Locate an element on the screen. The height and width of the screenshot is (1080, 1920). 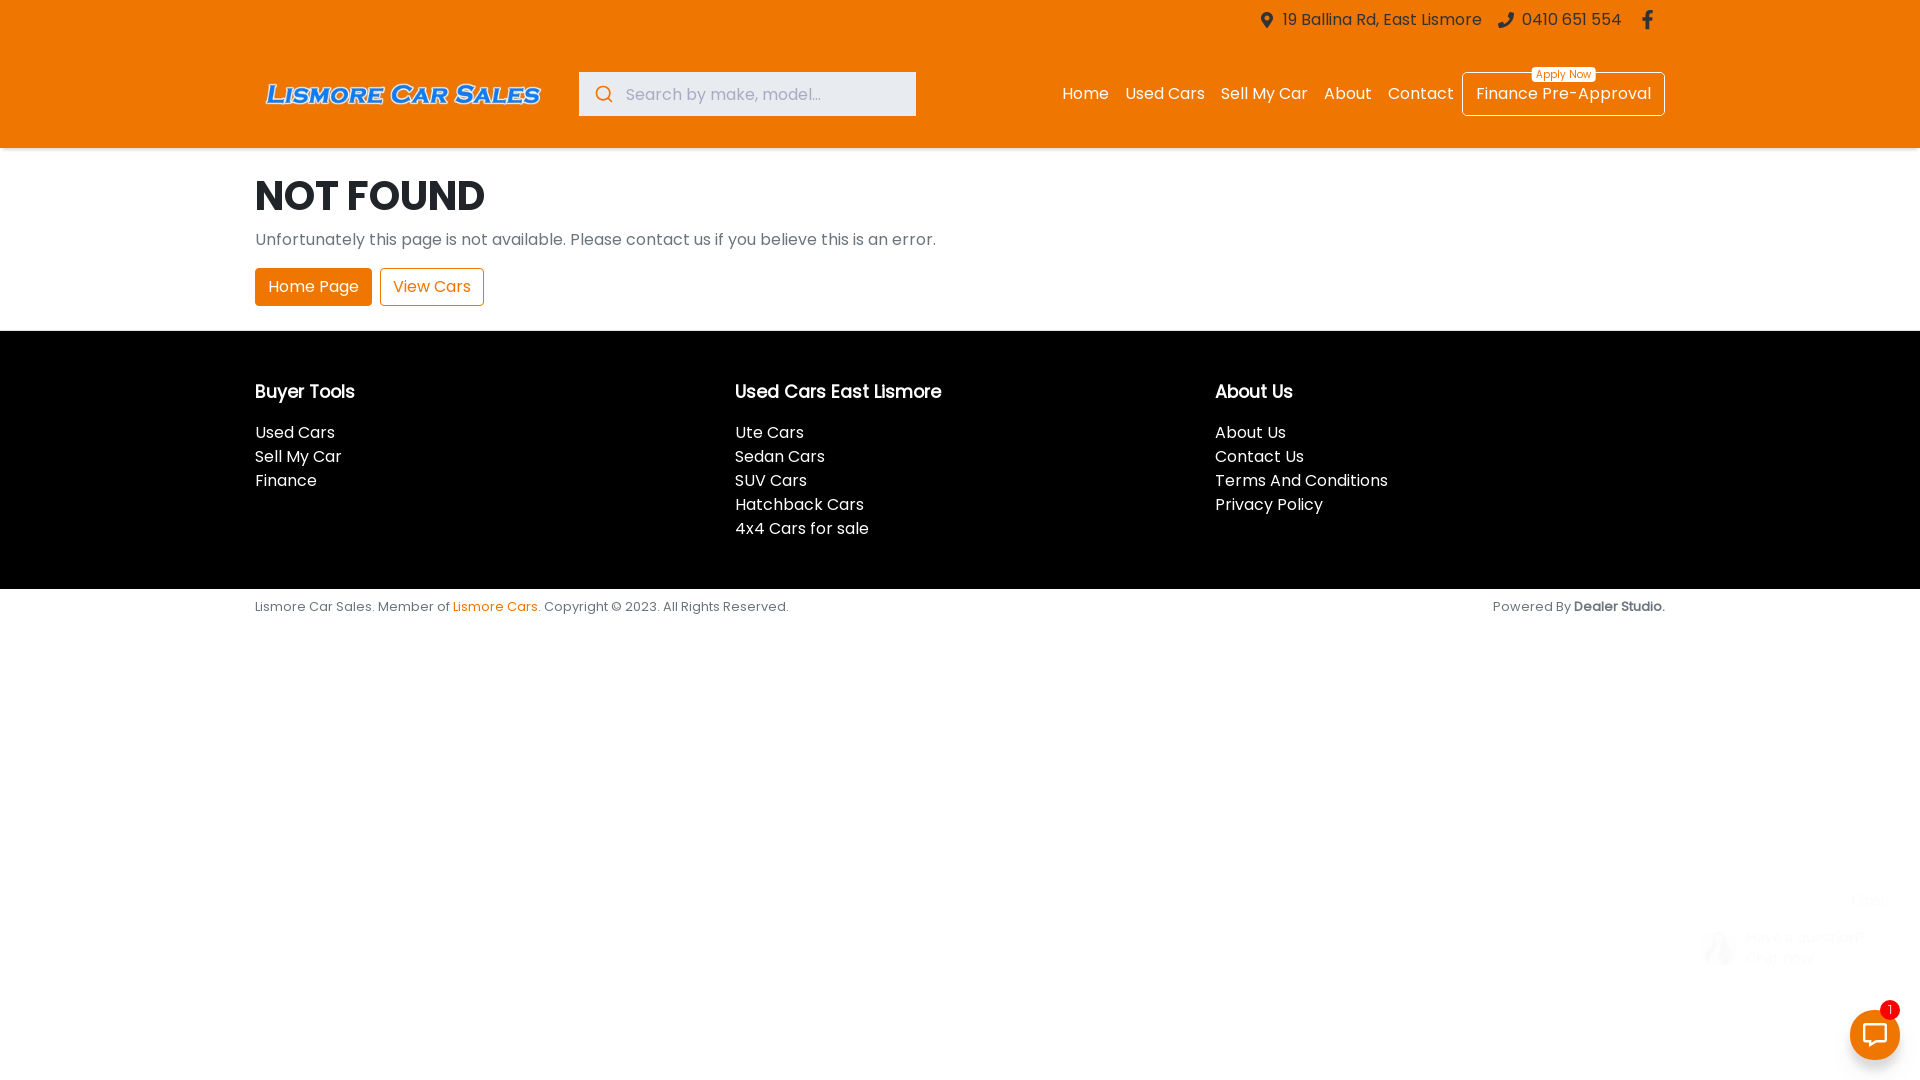
'4x4 Cars for sale' is located at coordinates (801, 527).